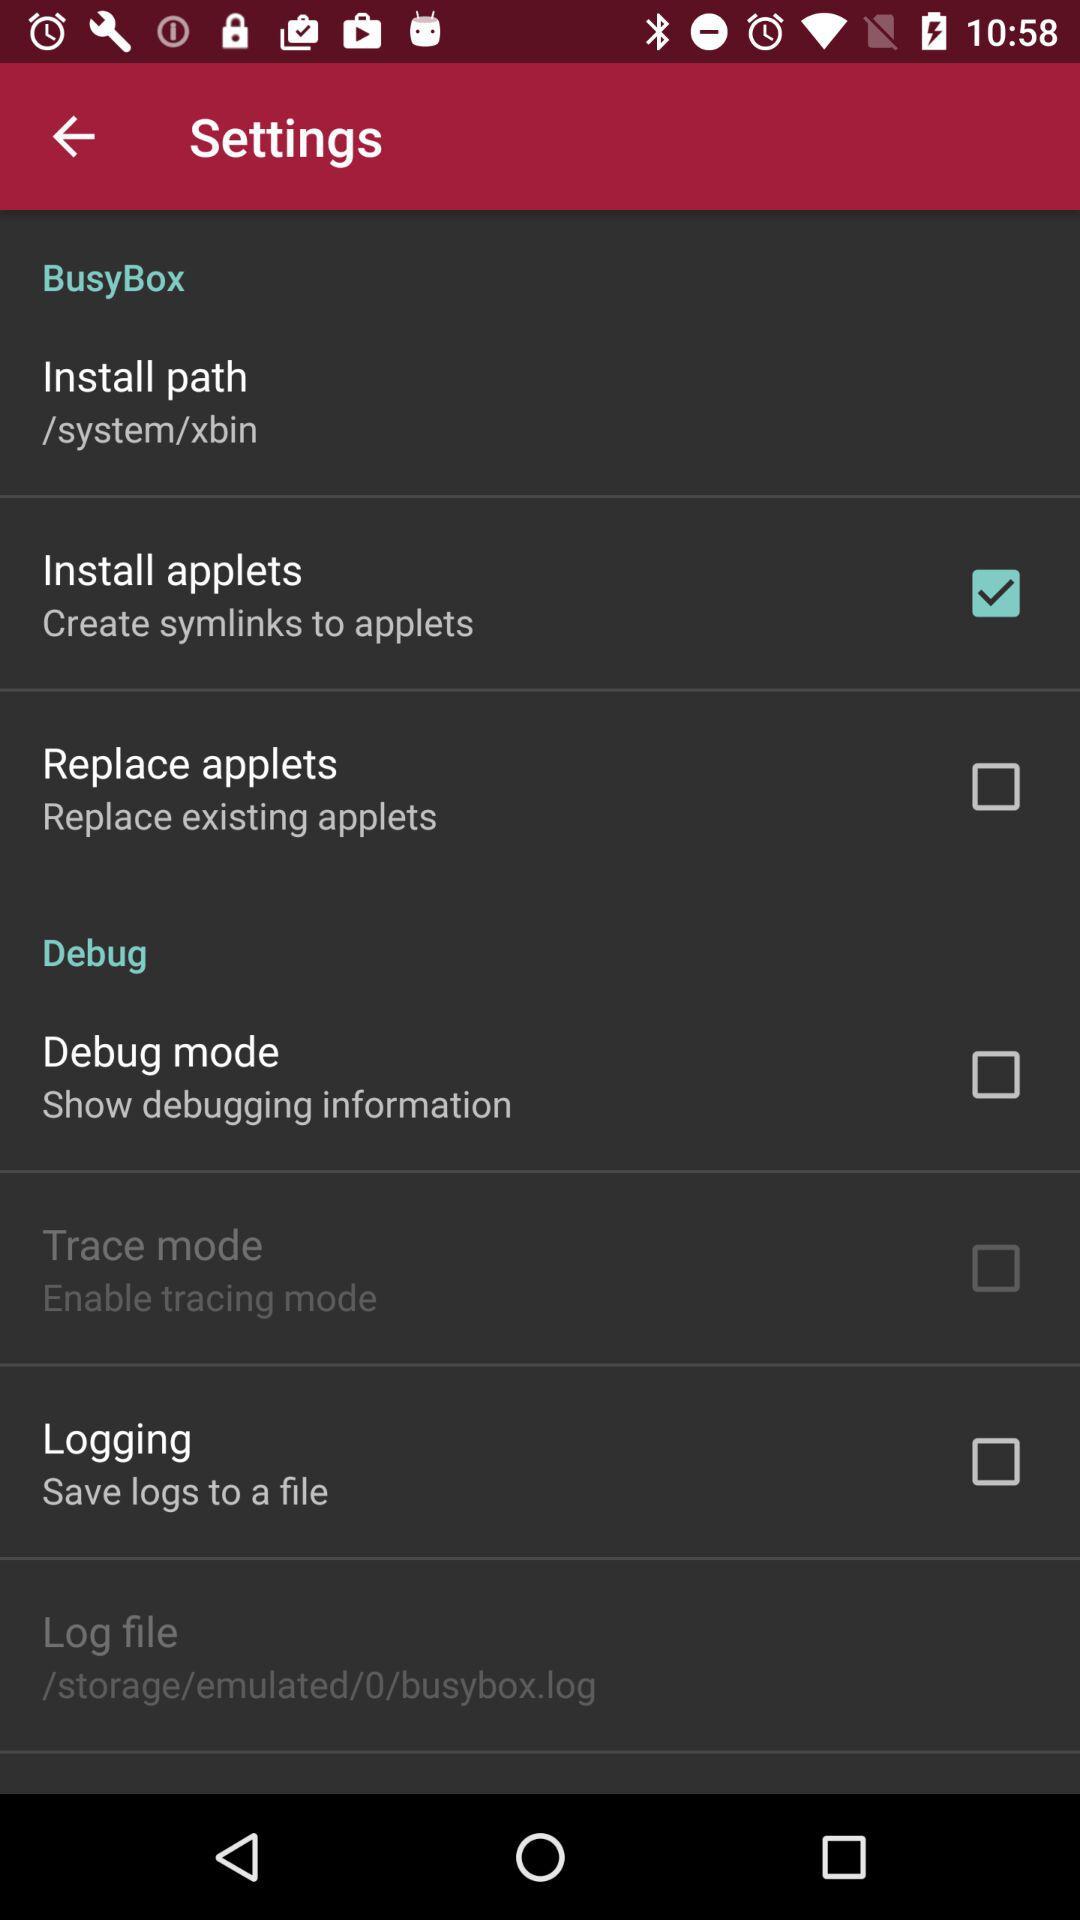  Describe the element at coordinates (144, 374) in the screenshot. I see `the install path icon` at that location.